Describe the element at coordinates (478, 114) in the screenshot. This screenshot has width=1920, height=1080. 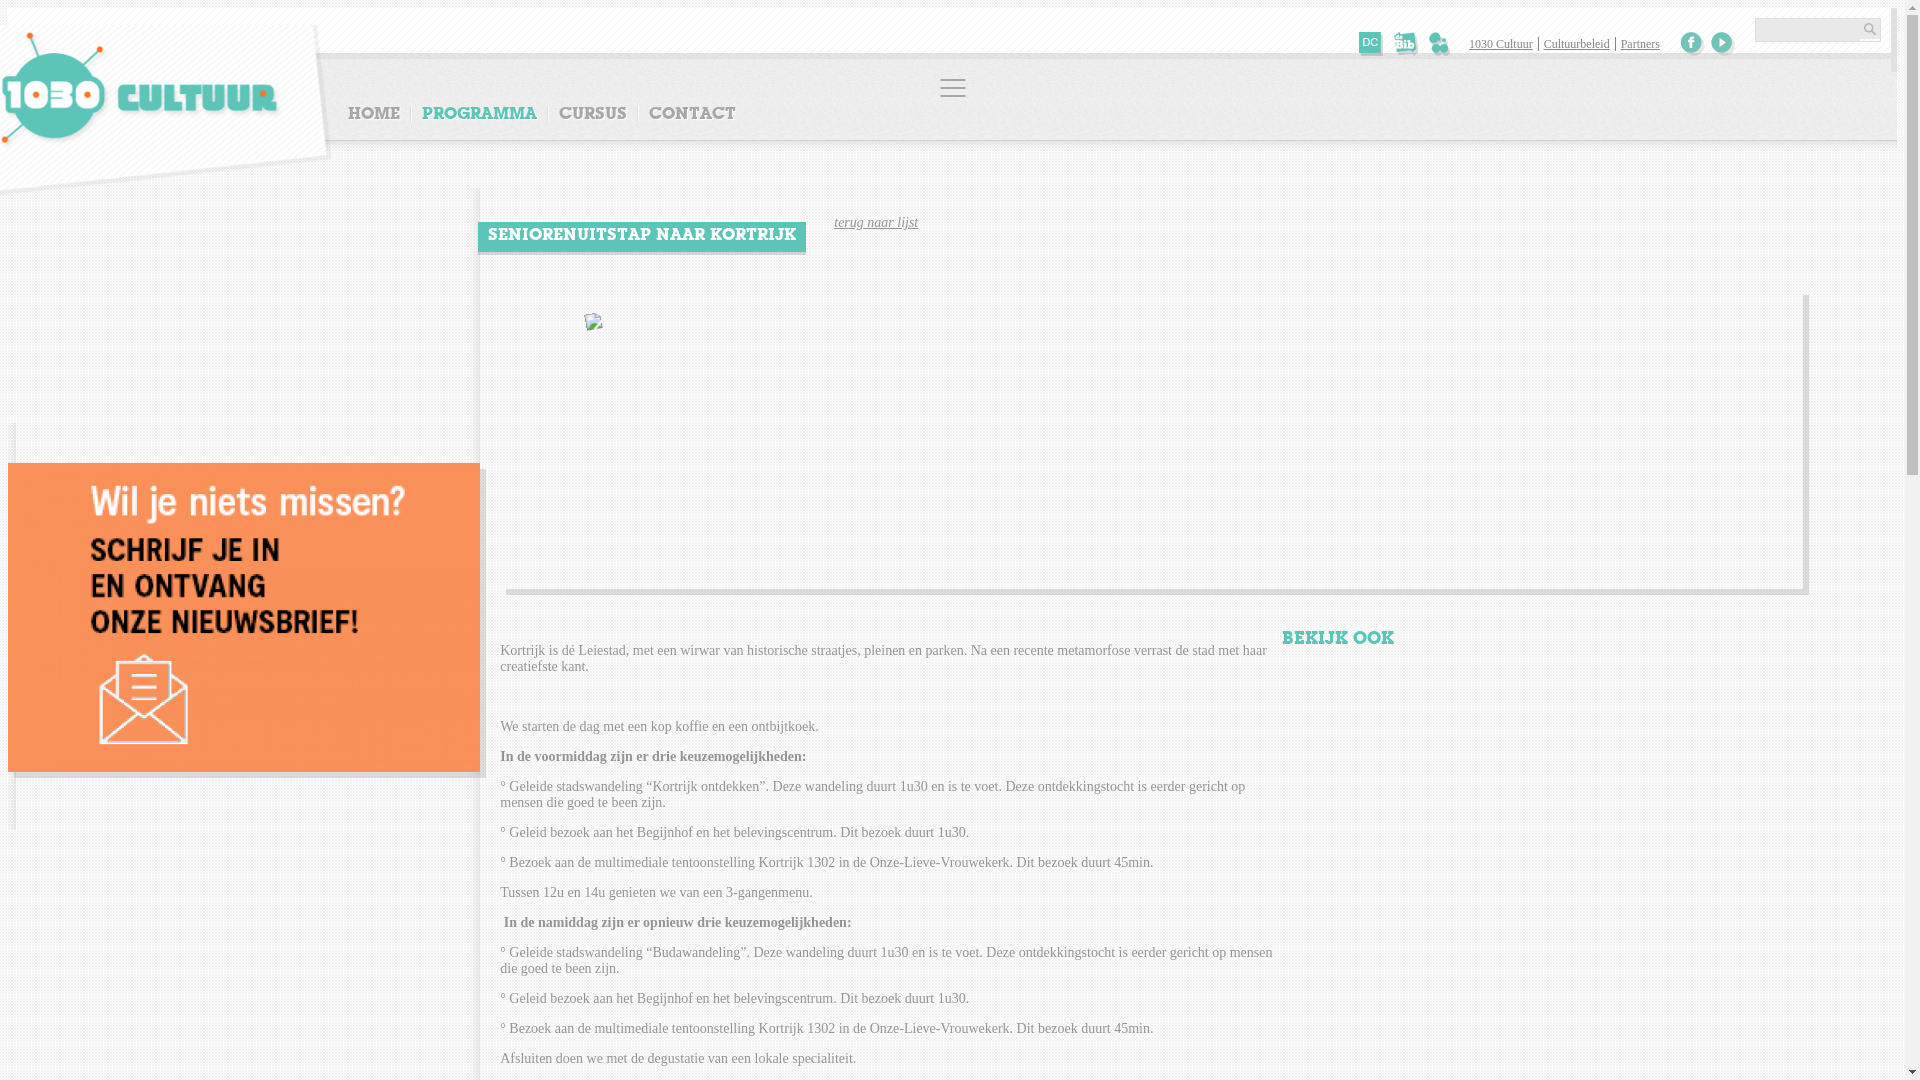
I see `'PROGRAMMA'` at that location.